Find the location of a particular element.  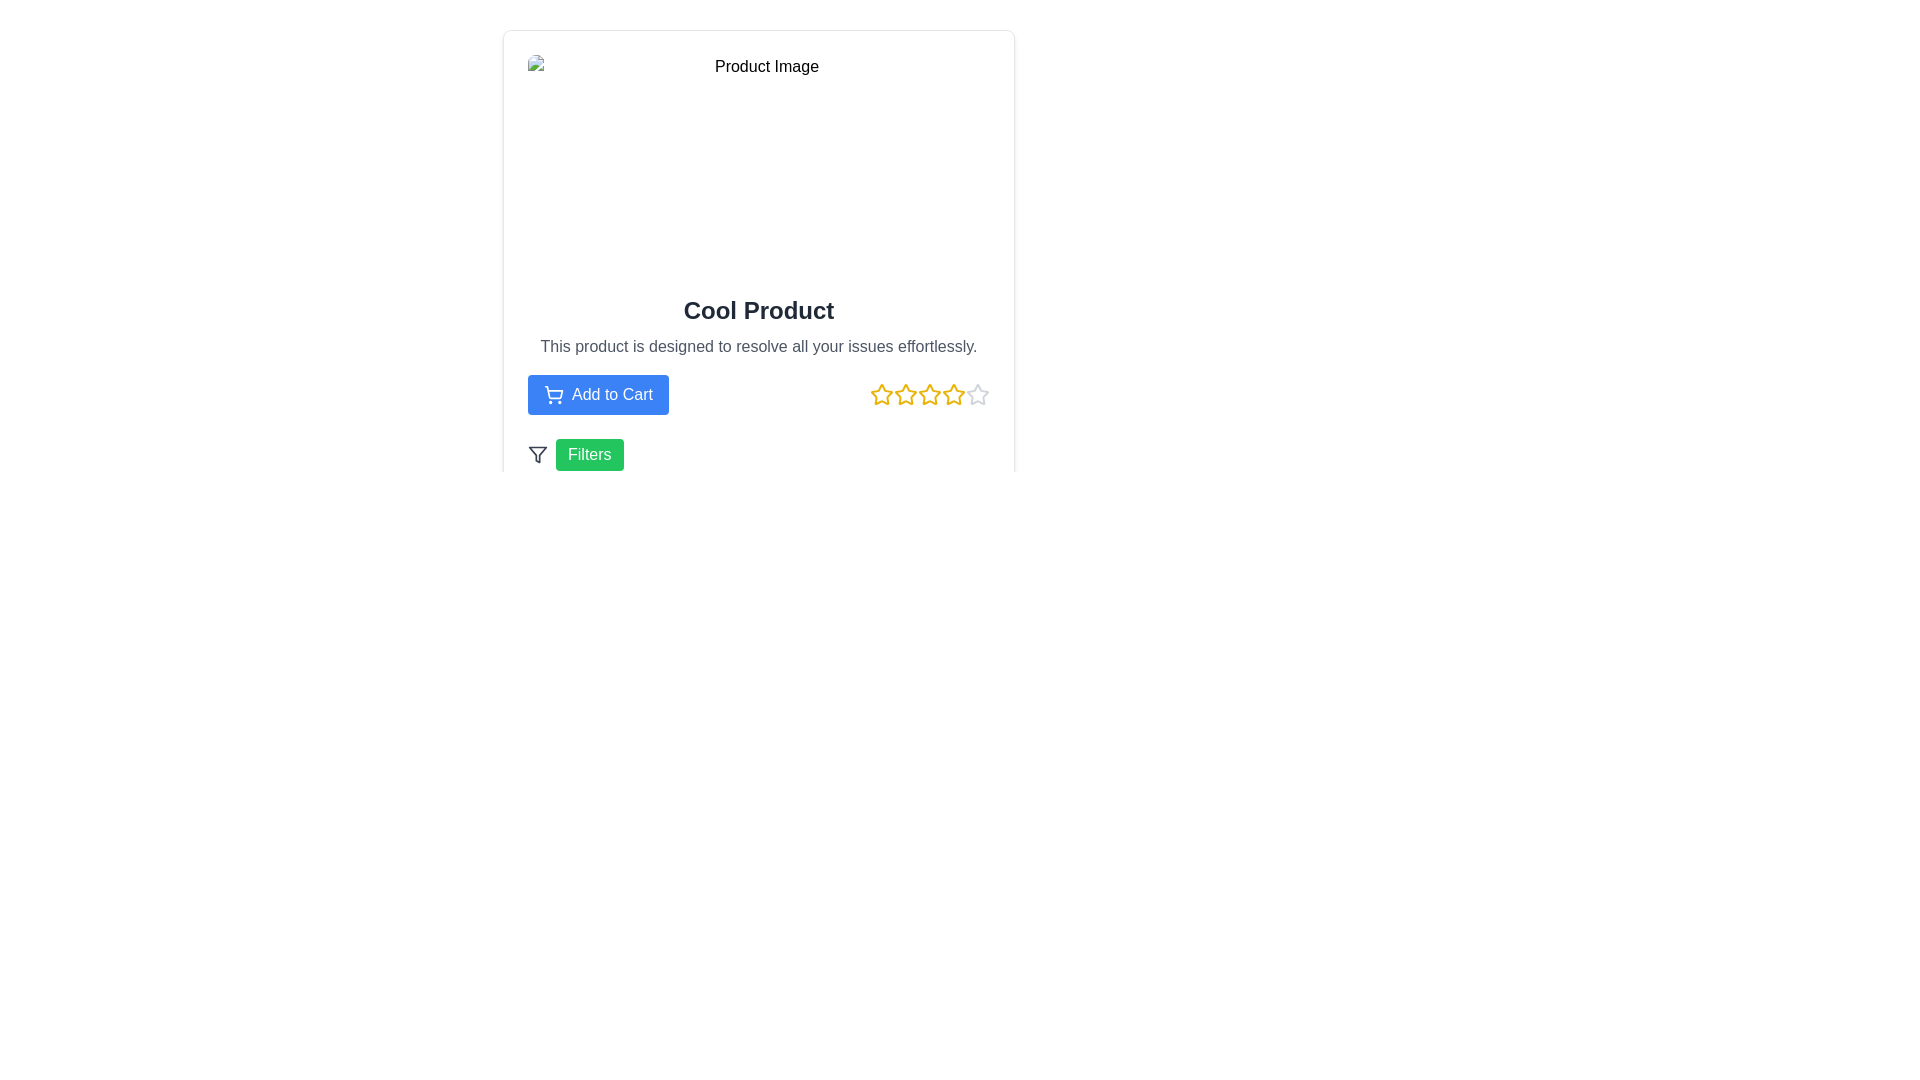

the funnel-shaped filter icon located within the 'Filters' button in the bottom left toolbar is located at coordinates (537, 455).